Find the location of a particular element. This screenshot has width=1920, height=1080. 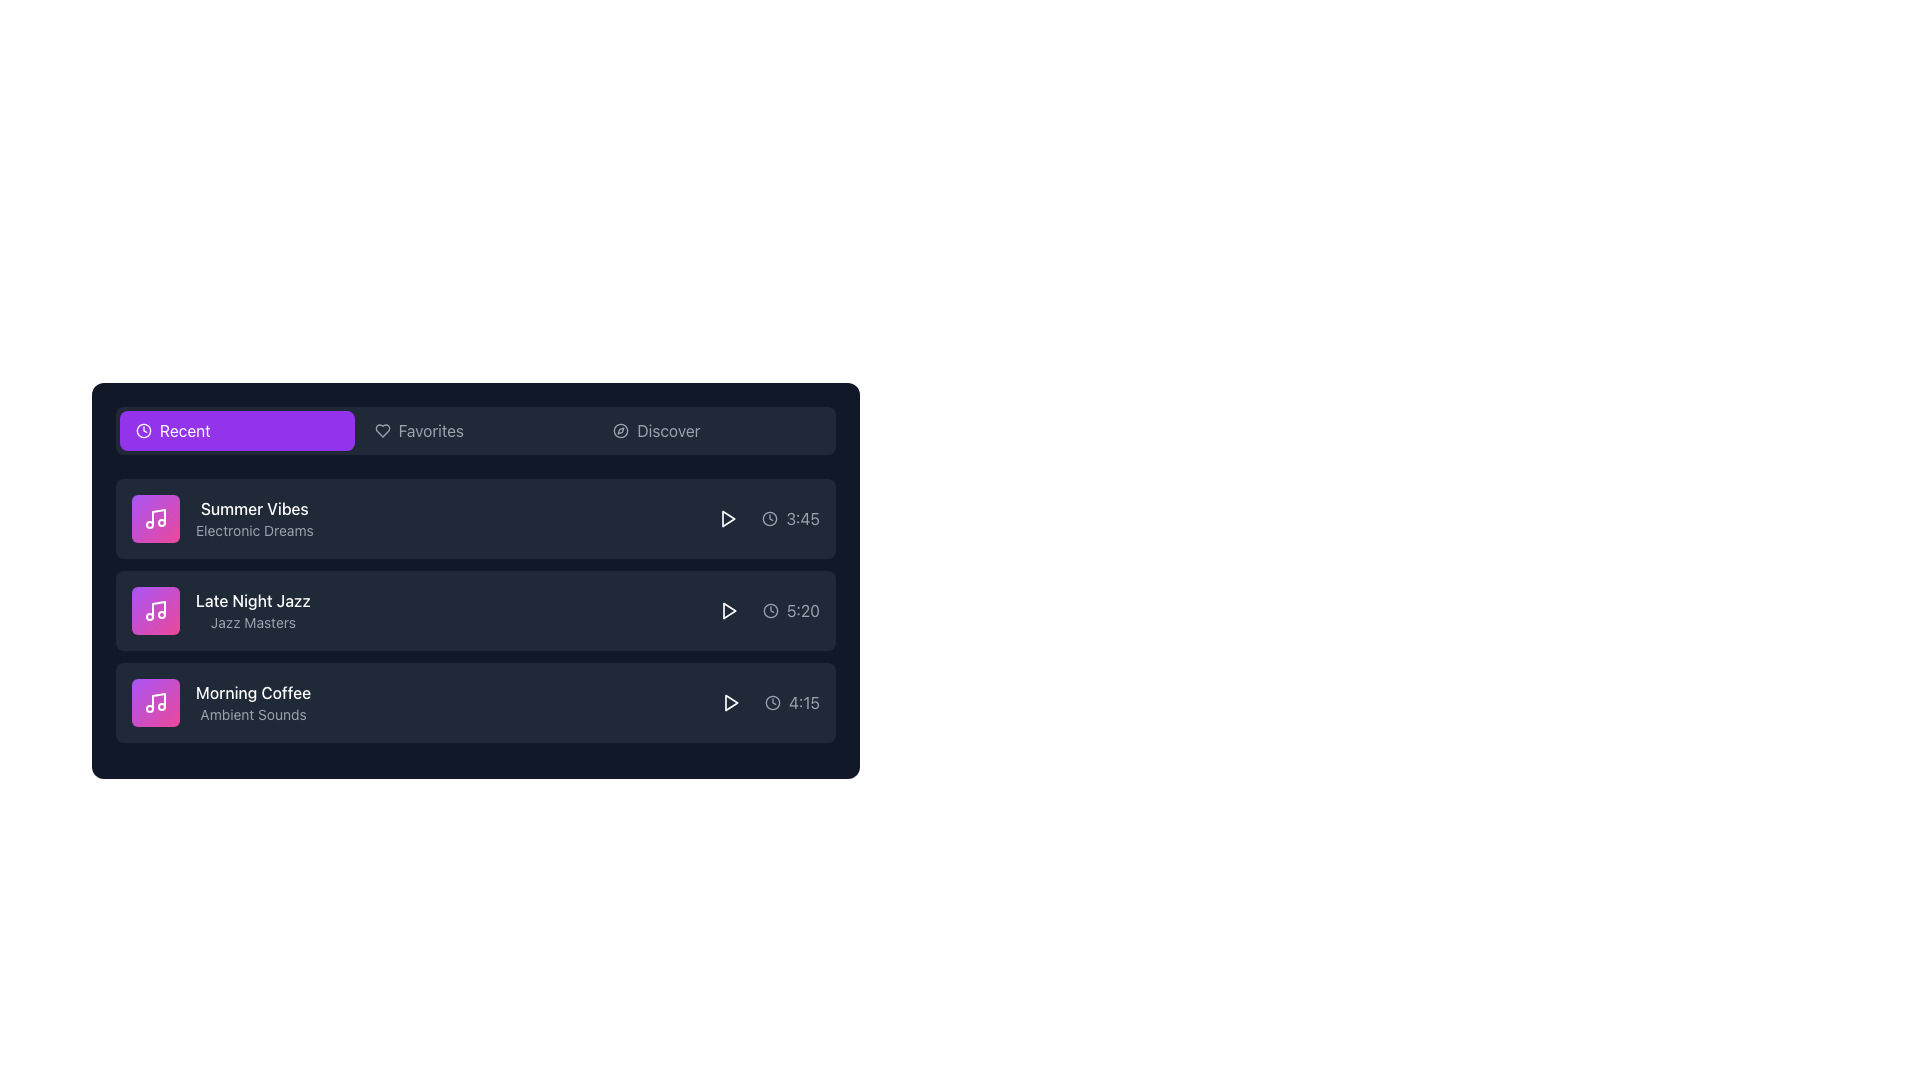

the triangular play icon button styled with a white stroke on a dark background, located in the 'Late Night Jazz' music entry row, near the textual timestamp is located at coordinates (727, 609).